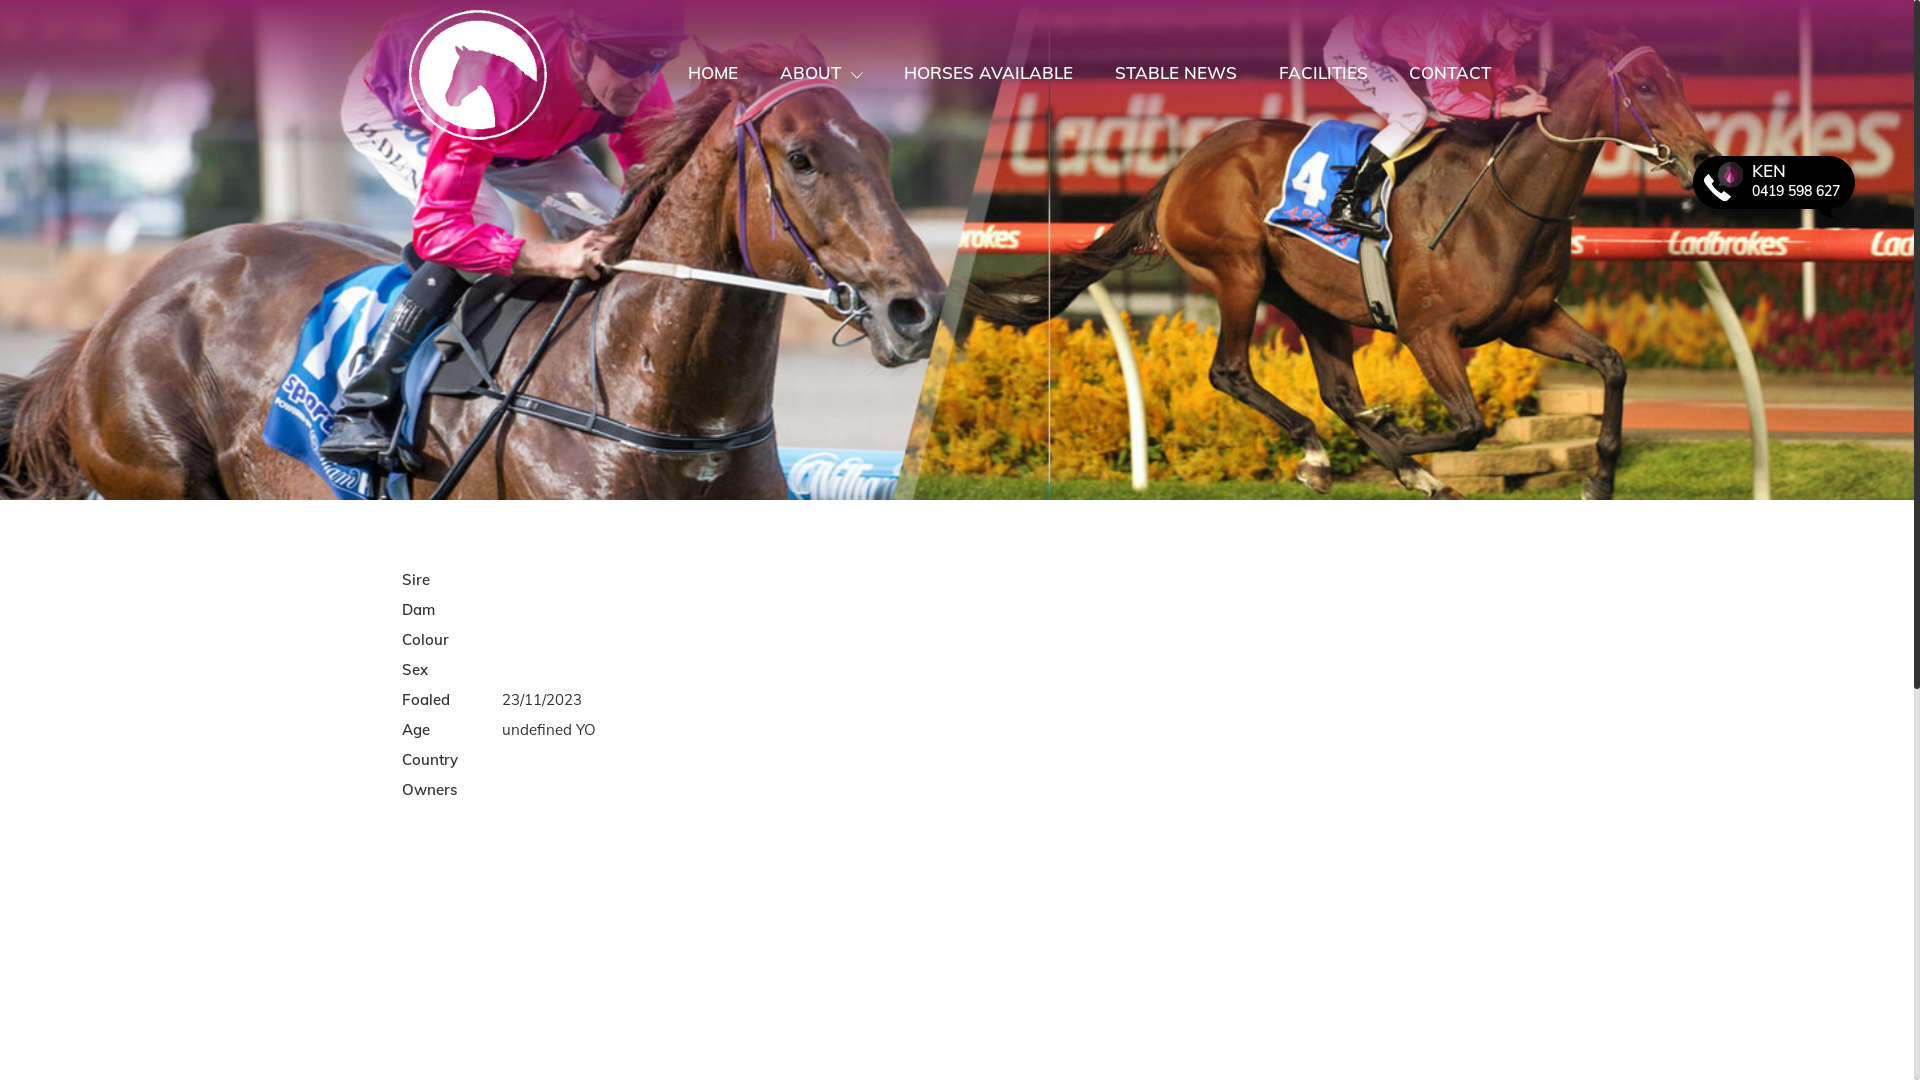 The image size is (1920, 1080). Describe the element at coordinates (1449, 76) in the screenshot. I see `'CONTACT'` at that location.